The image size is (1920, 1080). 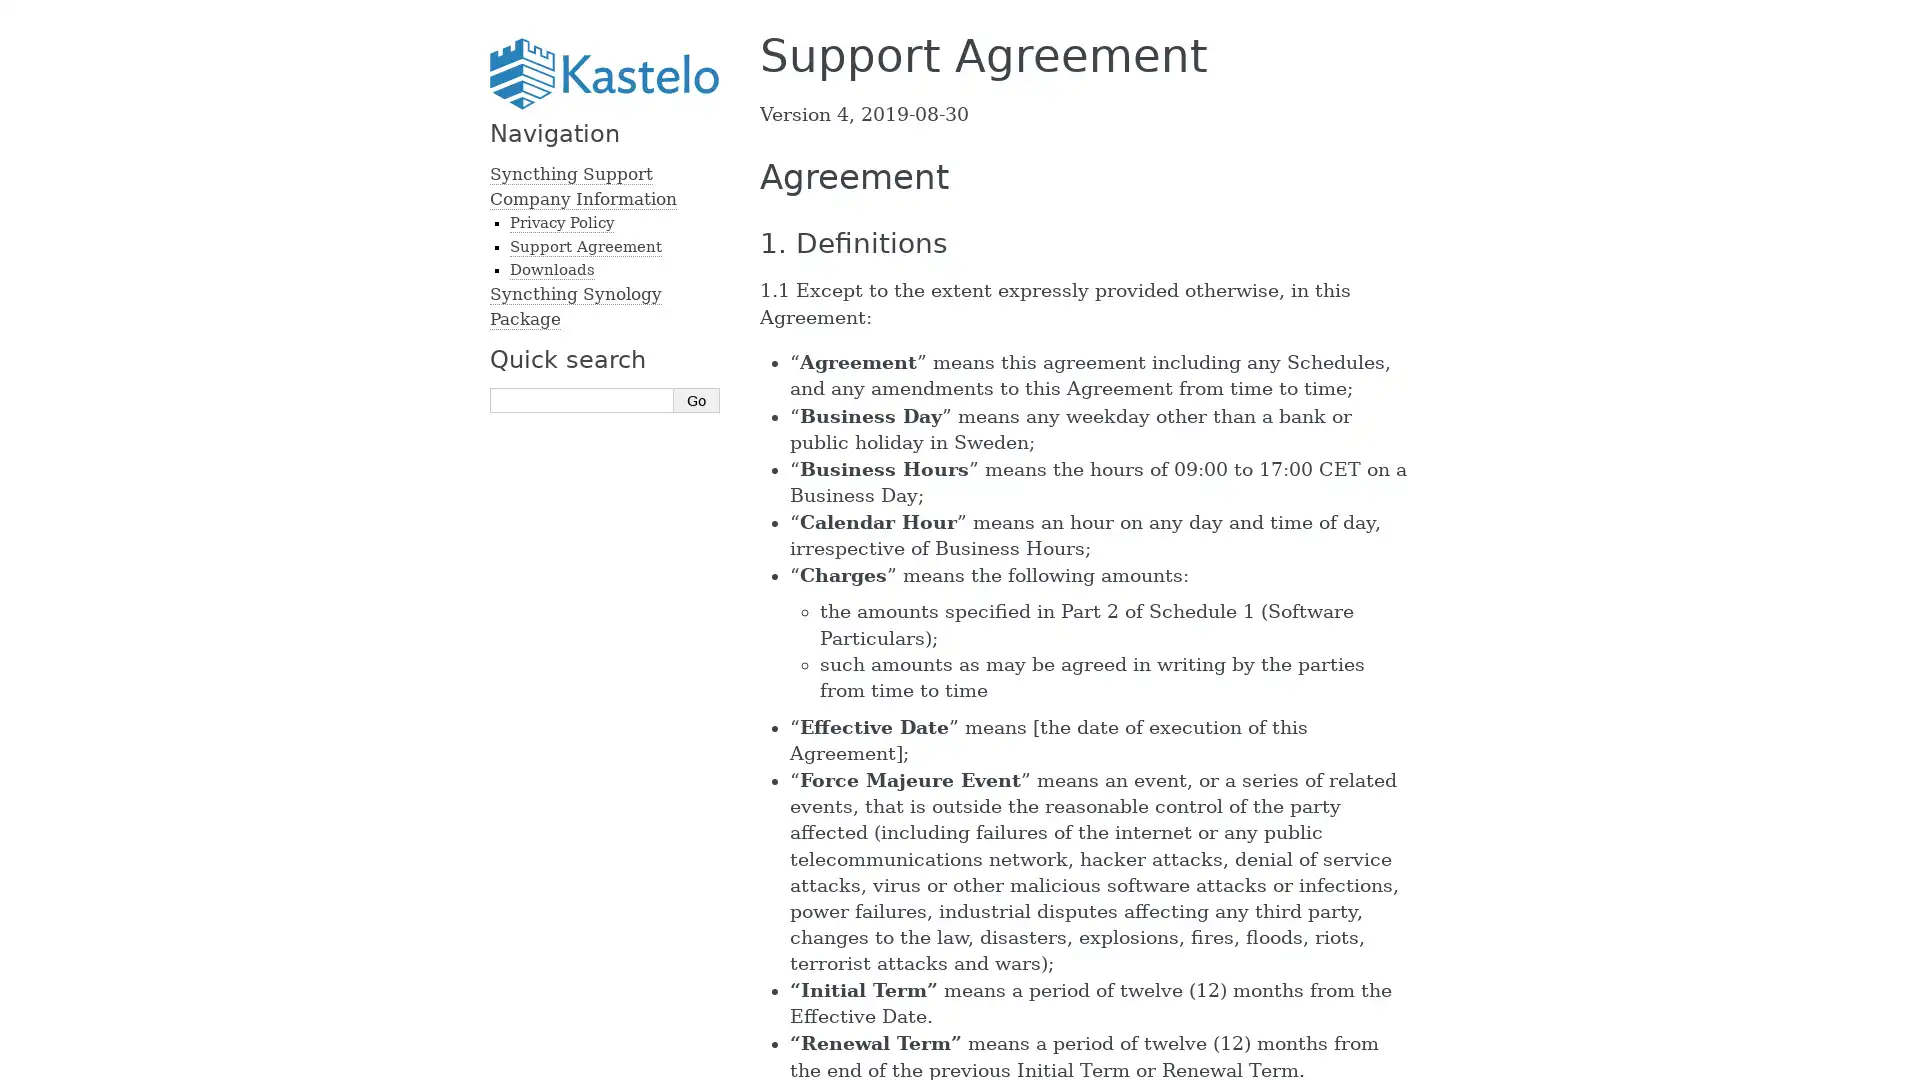 I want to click on Go, so click(x=696, y=400).